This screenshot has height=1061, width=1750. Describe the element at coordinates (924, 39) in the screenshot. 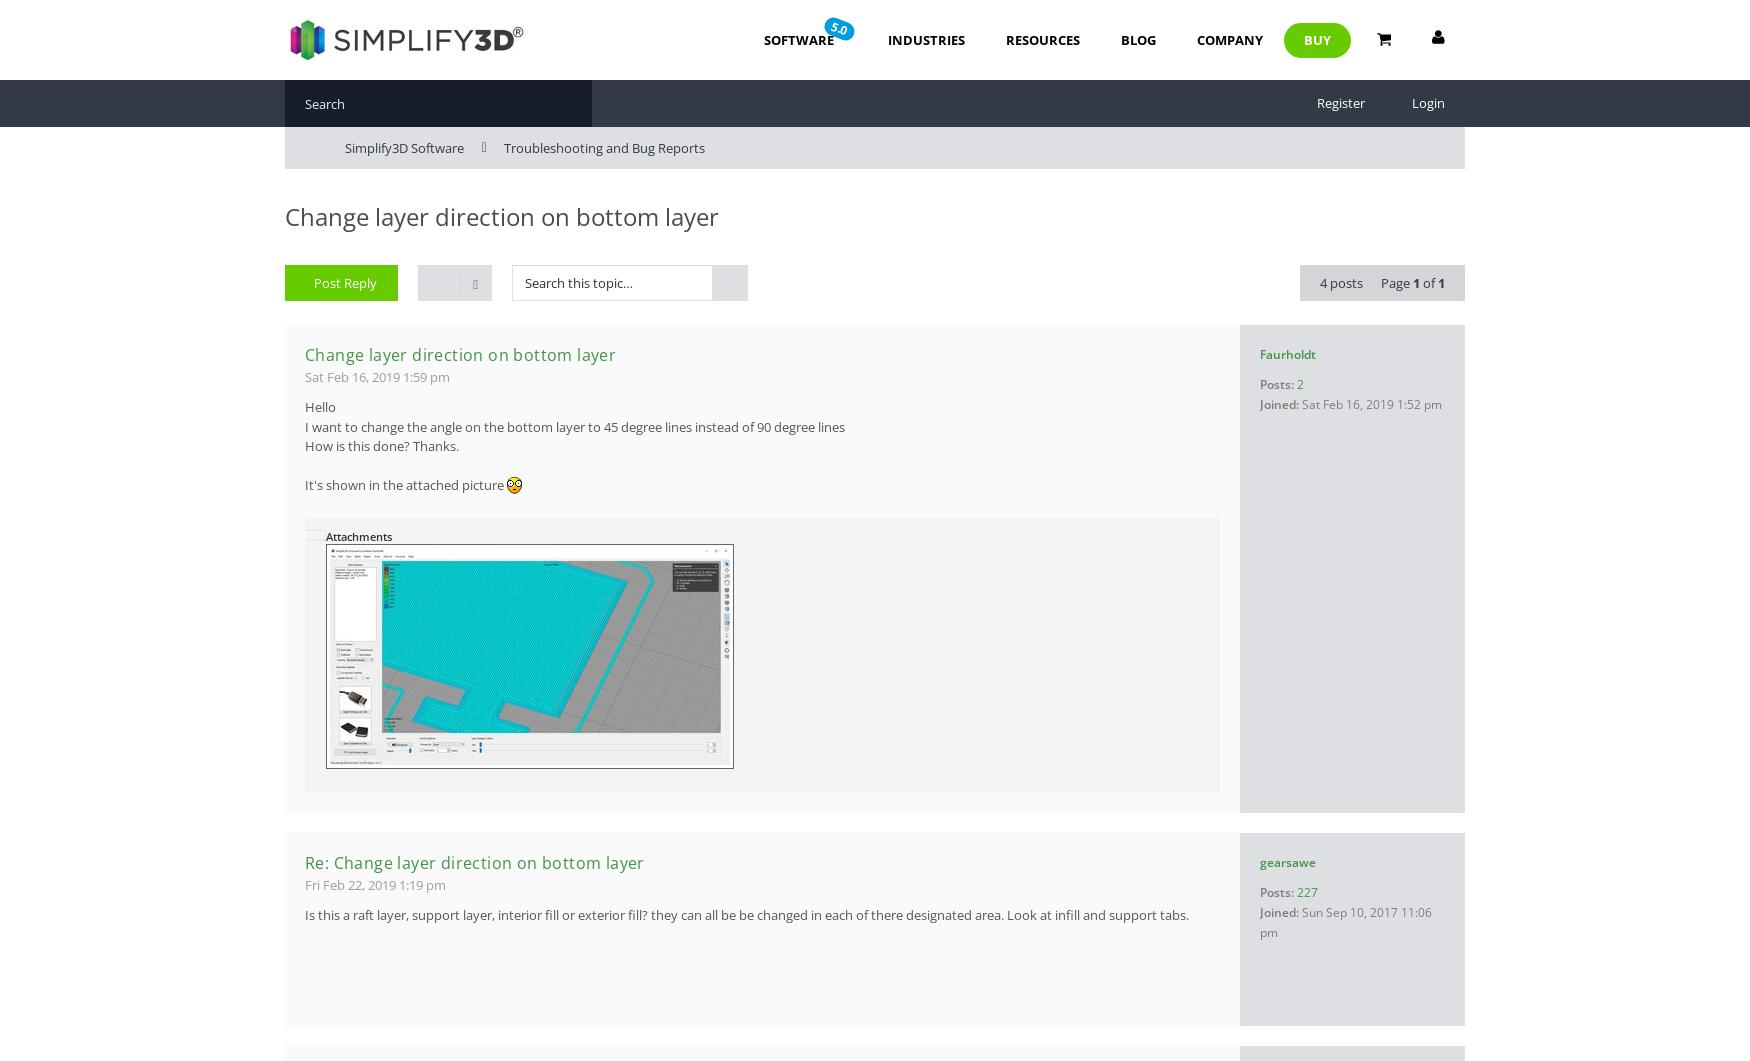

I see `'Industries'` at that location.